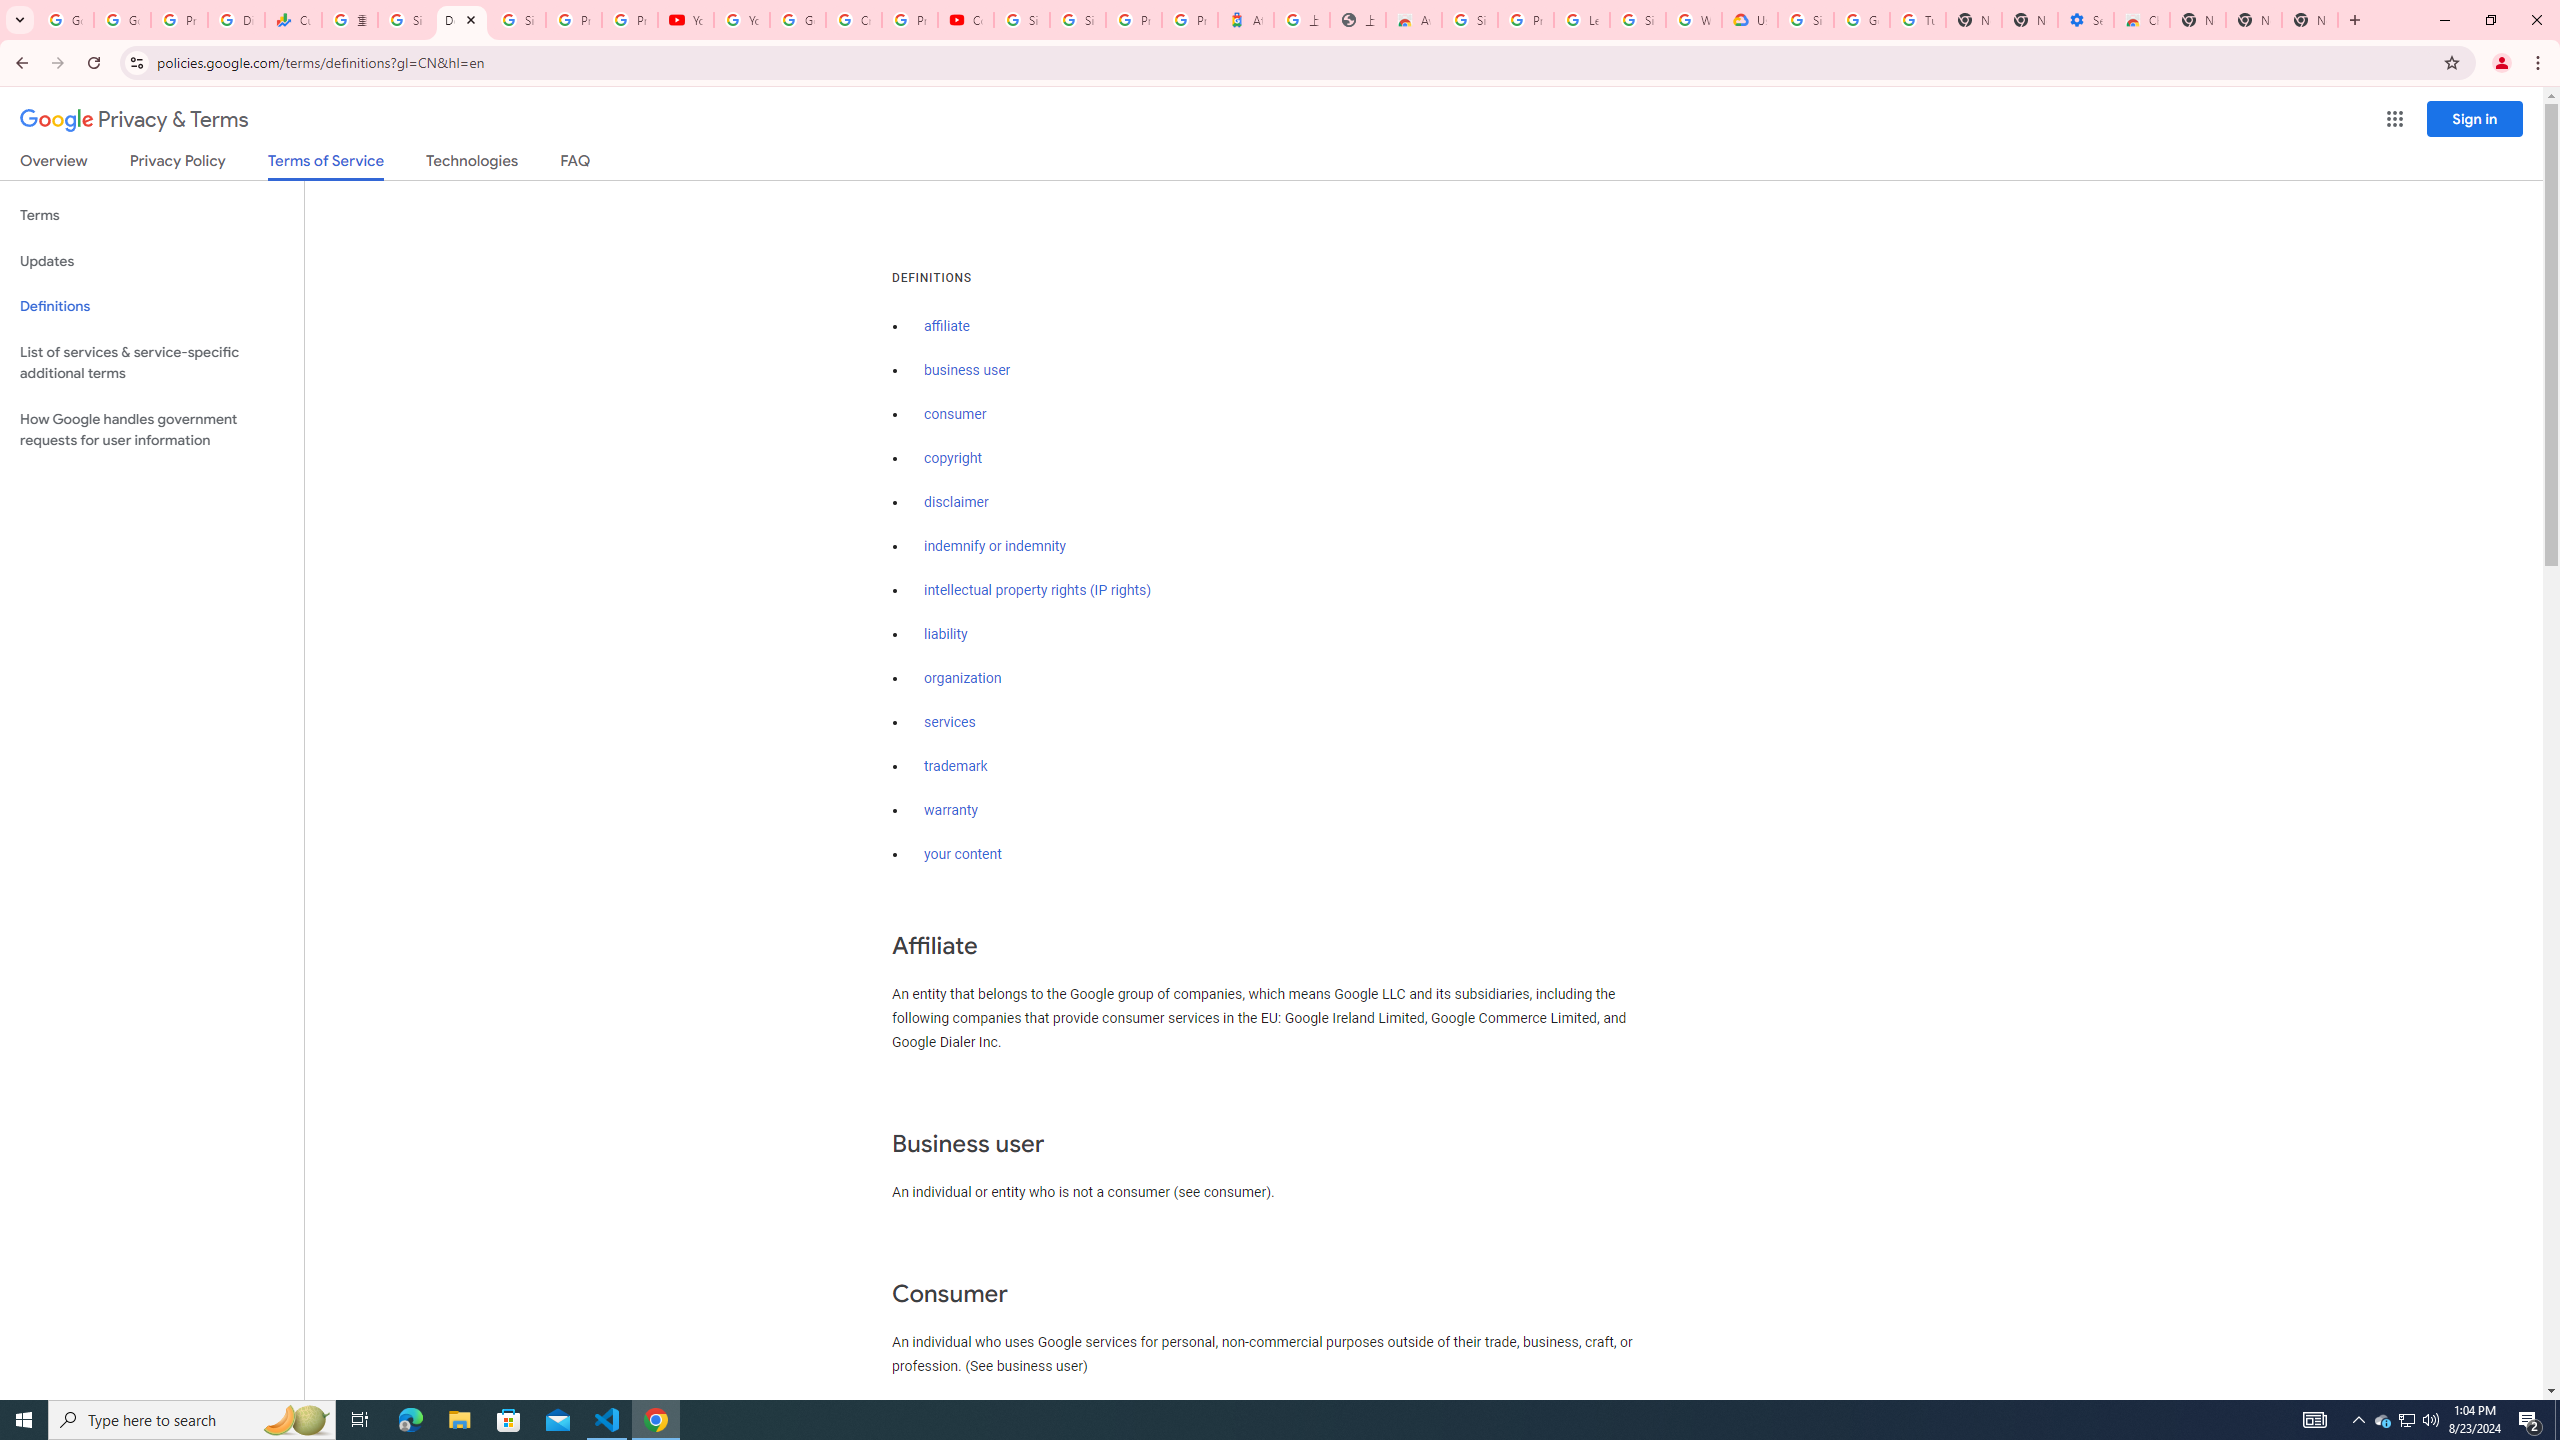 The image size is (2560, 1440). What do you see at coordinates (994, 547) in the screenshot?
I see `'indemnify or indemnity'` at bounding box center [994, 547].